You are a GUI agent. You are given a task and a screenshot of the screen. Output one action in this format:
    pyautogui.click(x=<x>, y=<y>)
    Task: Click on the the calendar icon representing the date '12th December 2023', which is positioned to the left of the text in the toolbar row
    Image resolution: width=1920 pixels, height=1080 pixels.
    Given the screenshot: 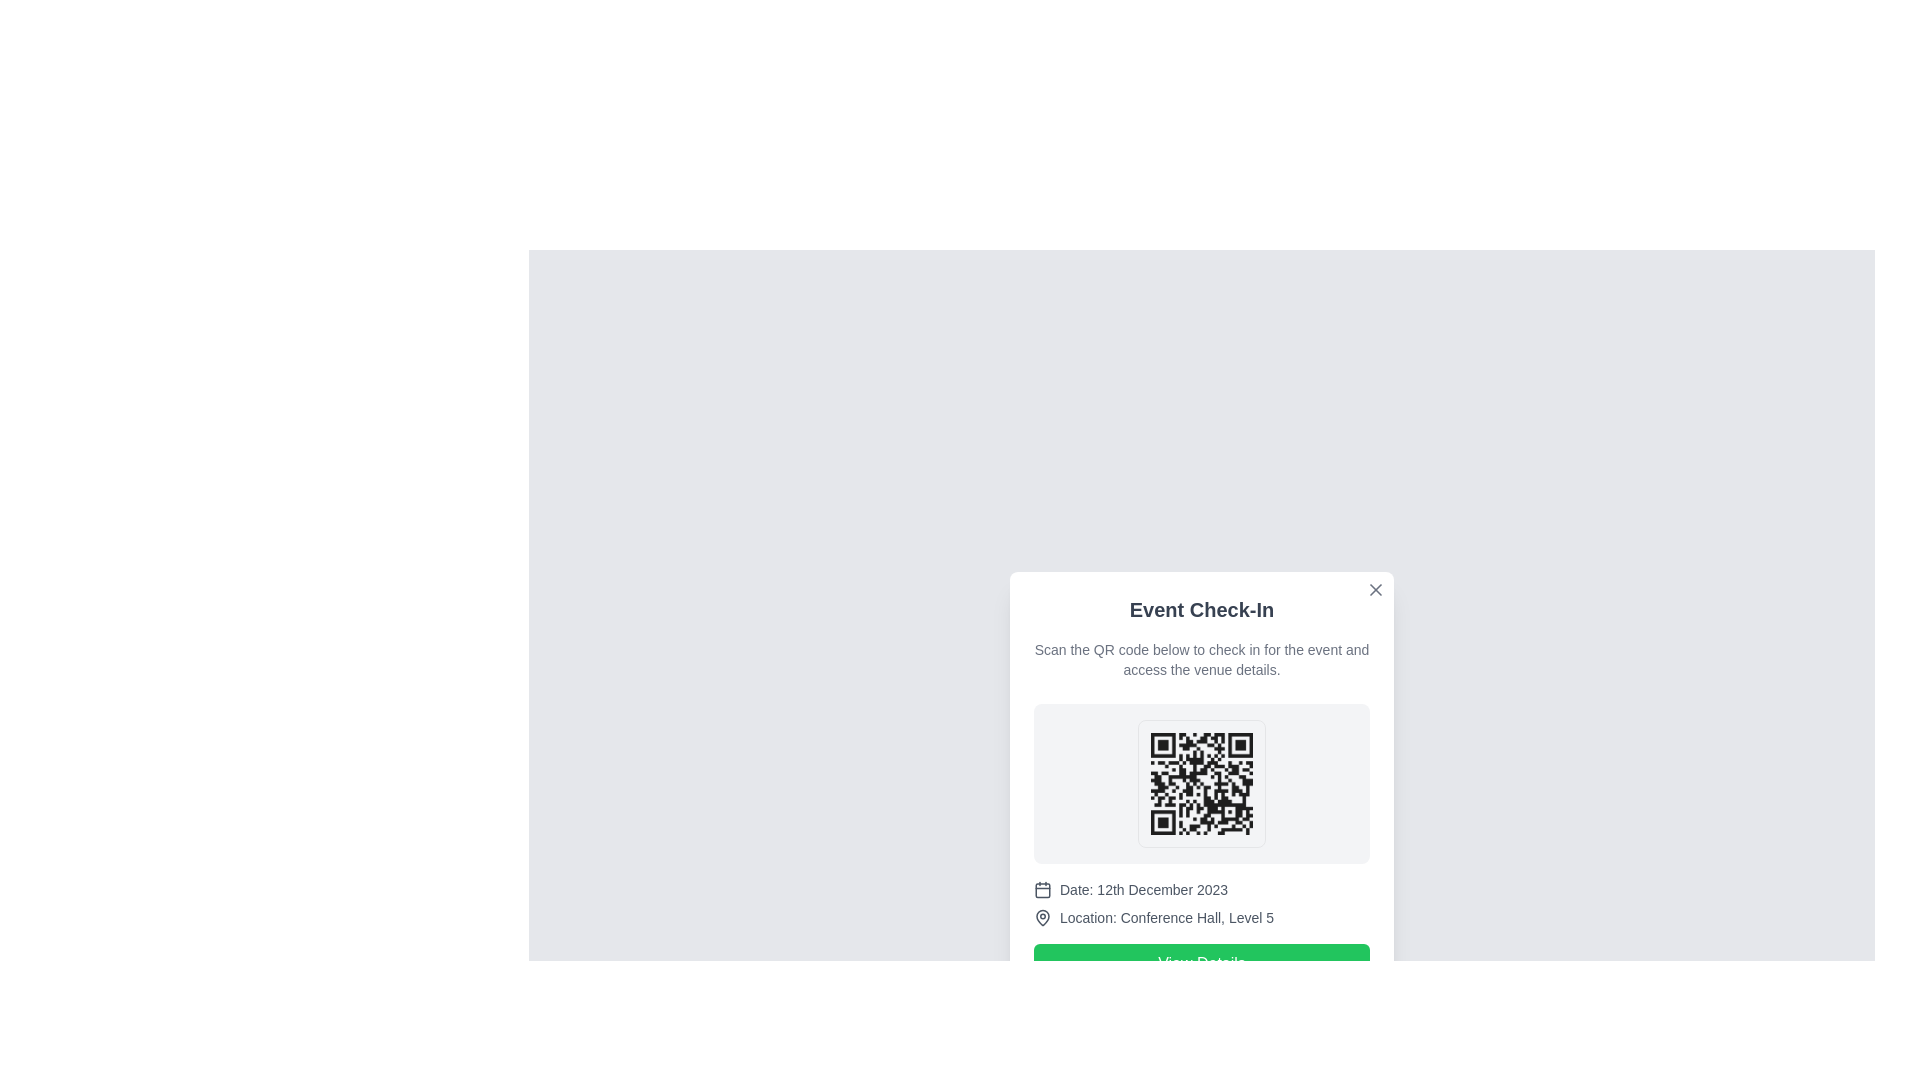 What is the action you would take?
    pyautogui.click(x=1041, y=889)
    